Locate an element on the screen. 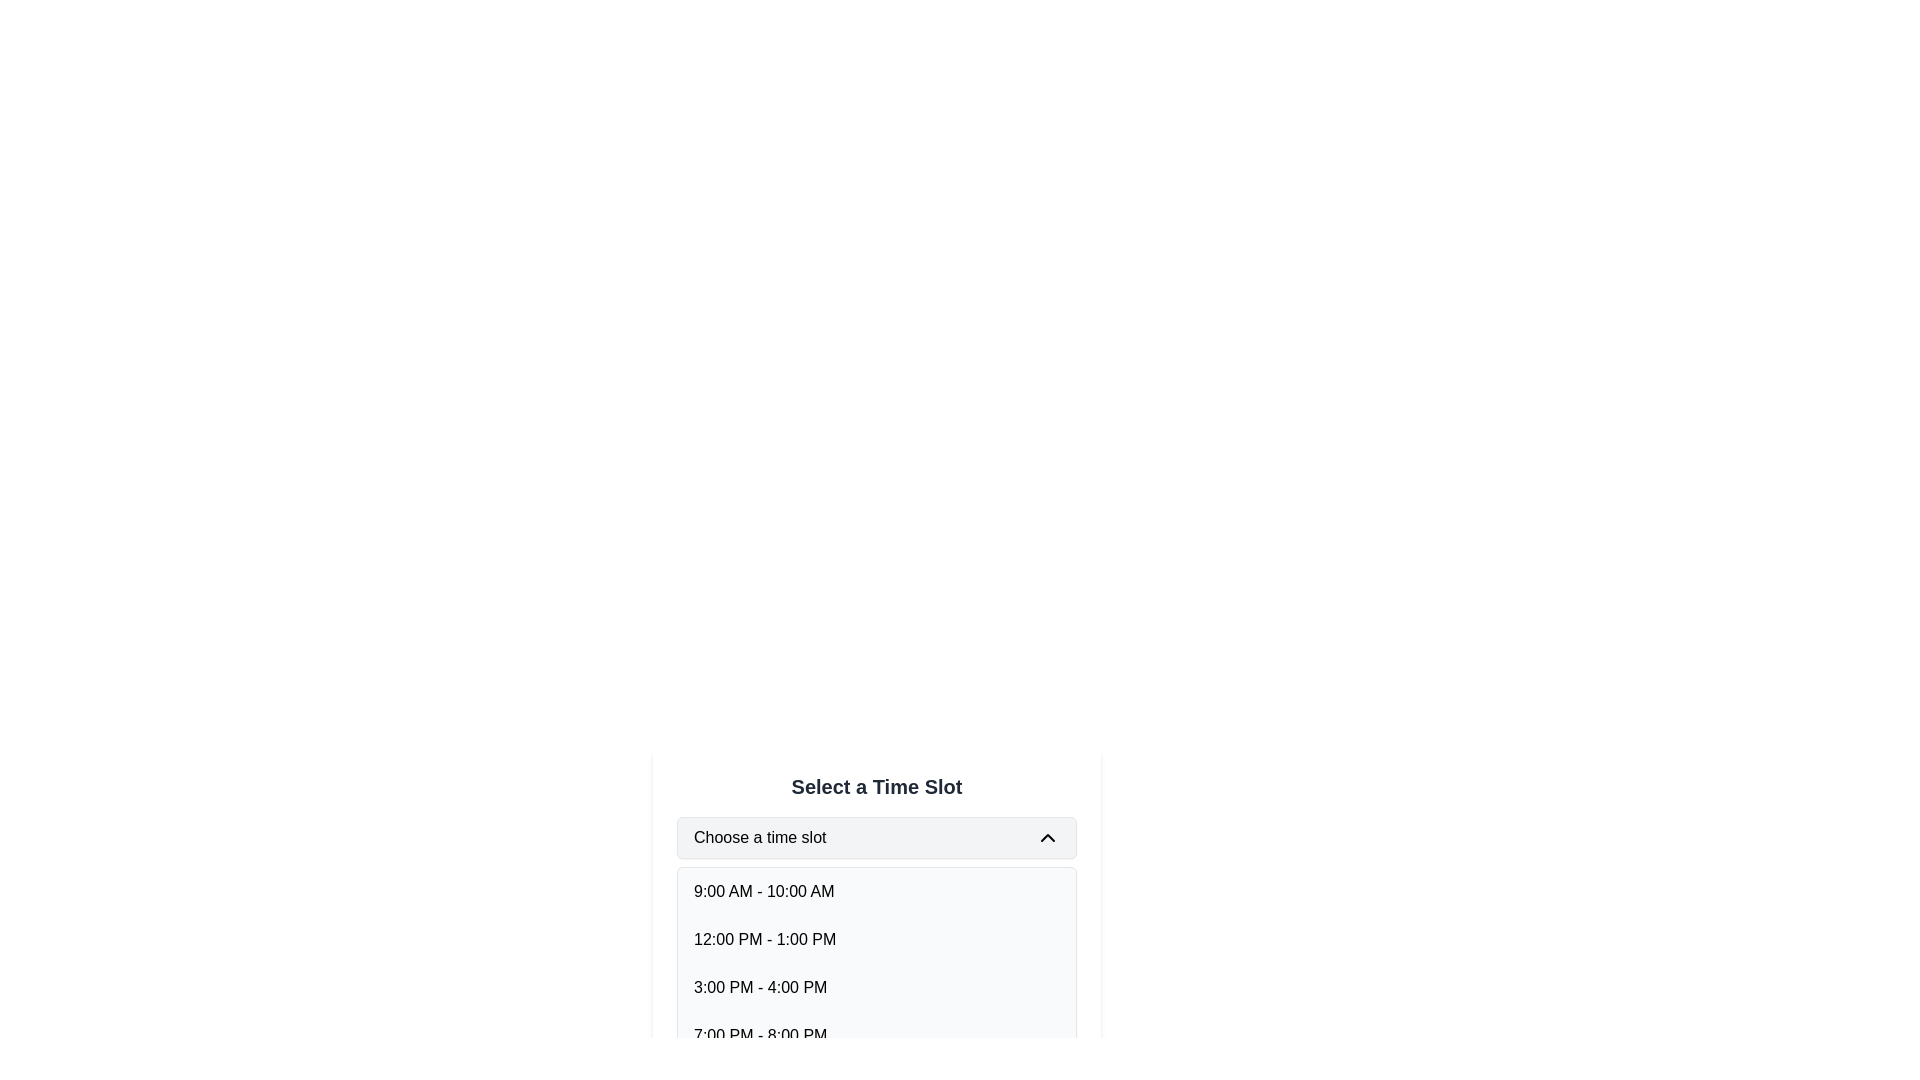 Image resolution: width=1920 pixels, height=1080 pixels. the text label displaying the time slot '12:00 PM - 1:00 PM', which is the second item in a vertically aligned list of time slots is located at coordinates (764, 940).